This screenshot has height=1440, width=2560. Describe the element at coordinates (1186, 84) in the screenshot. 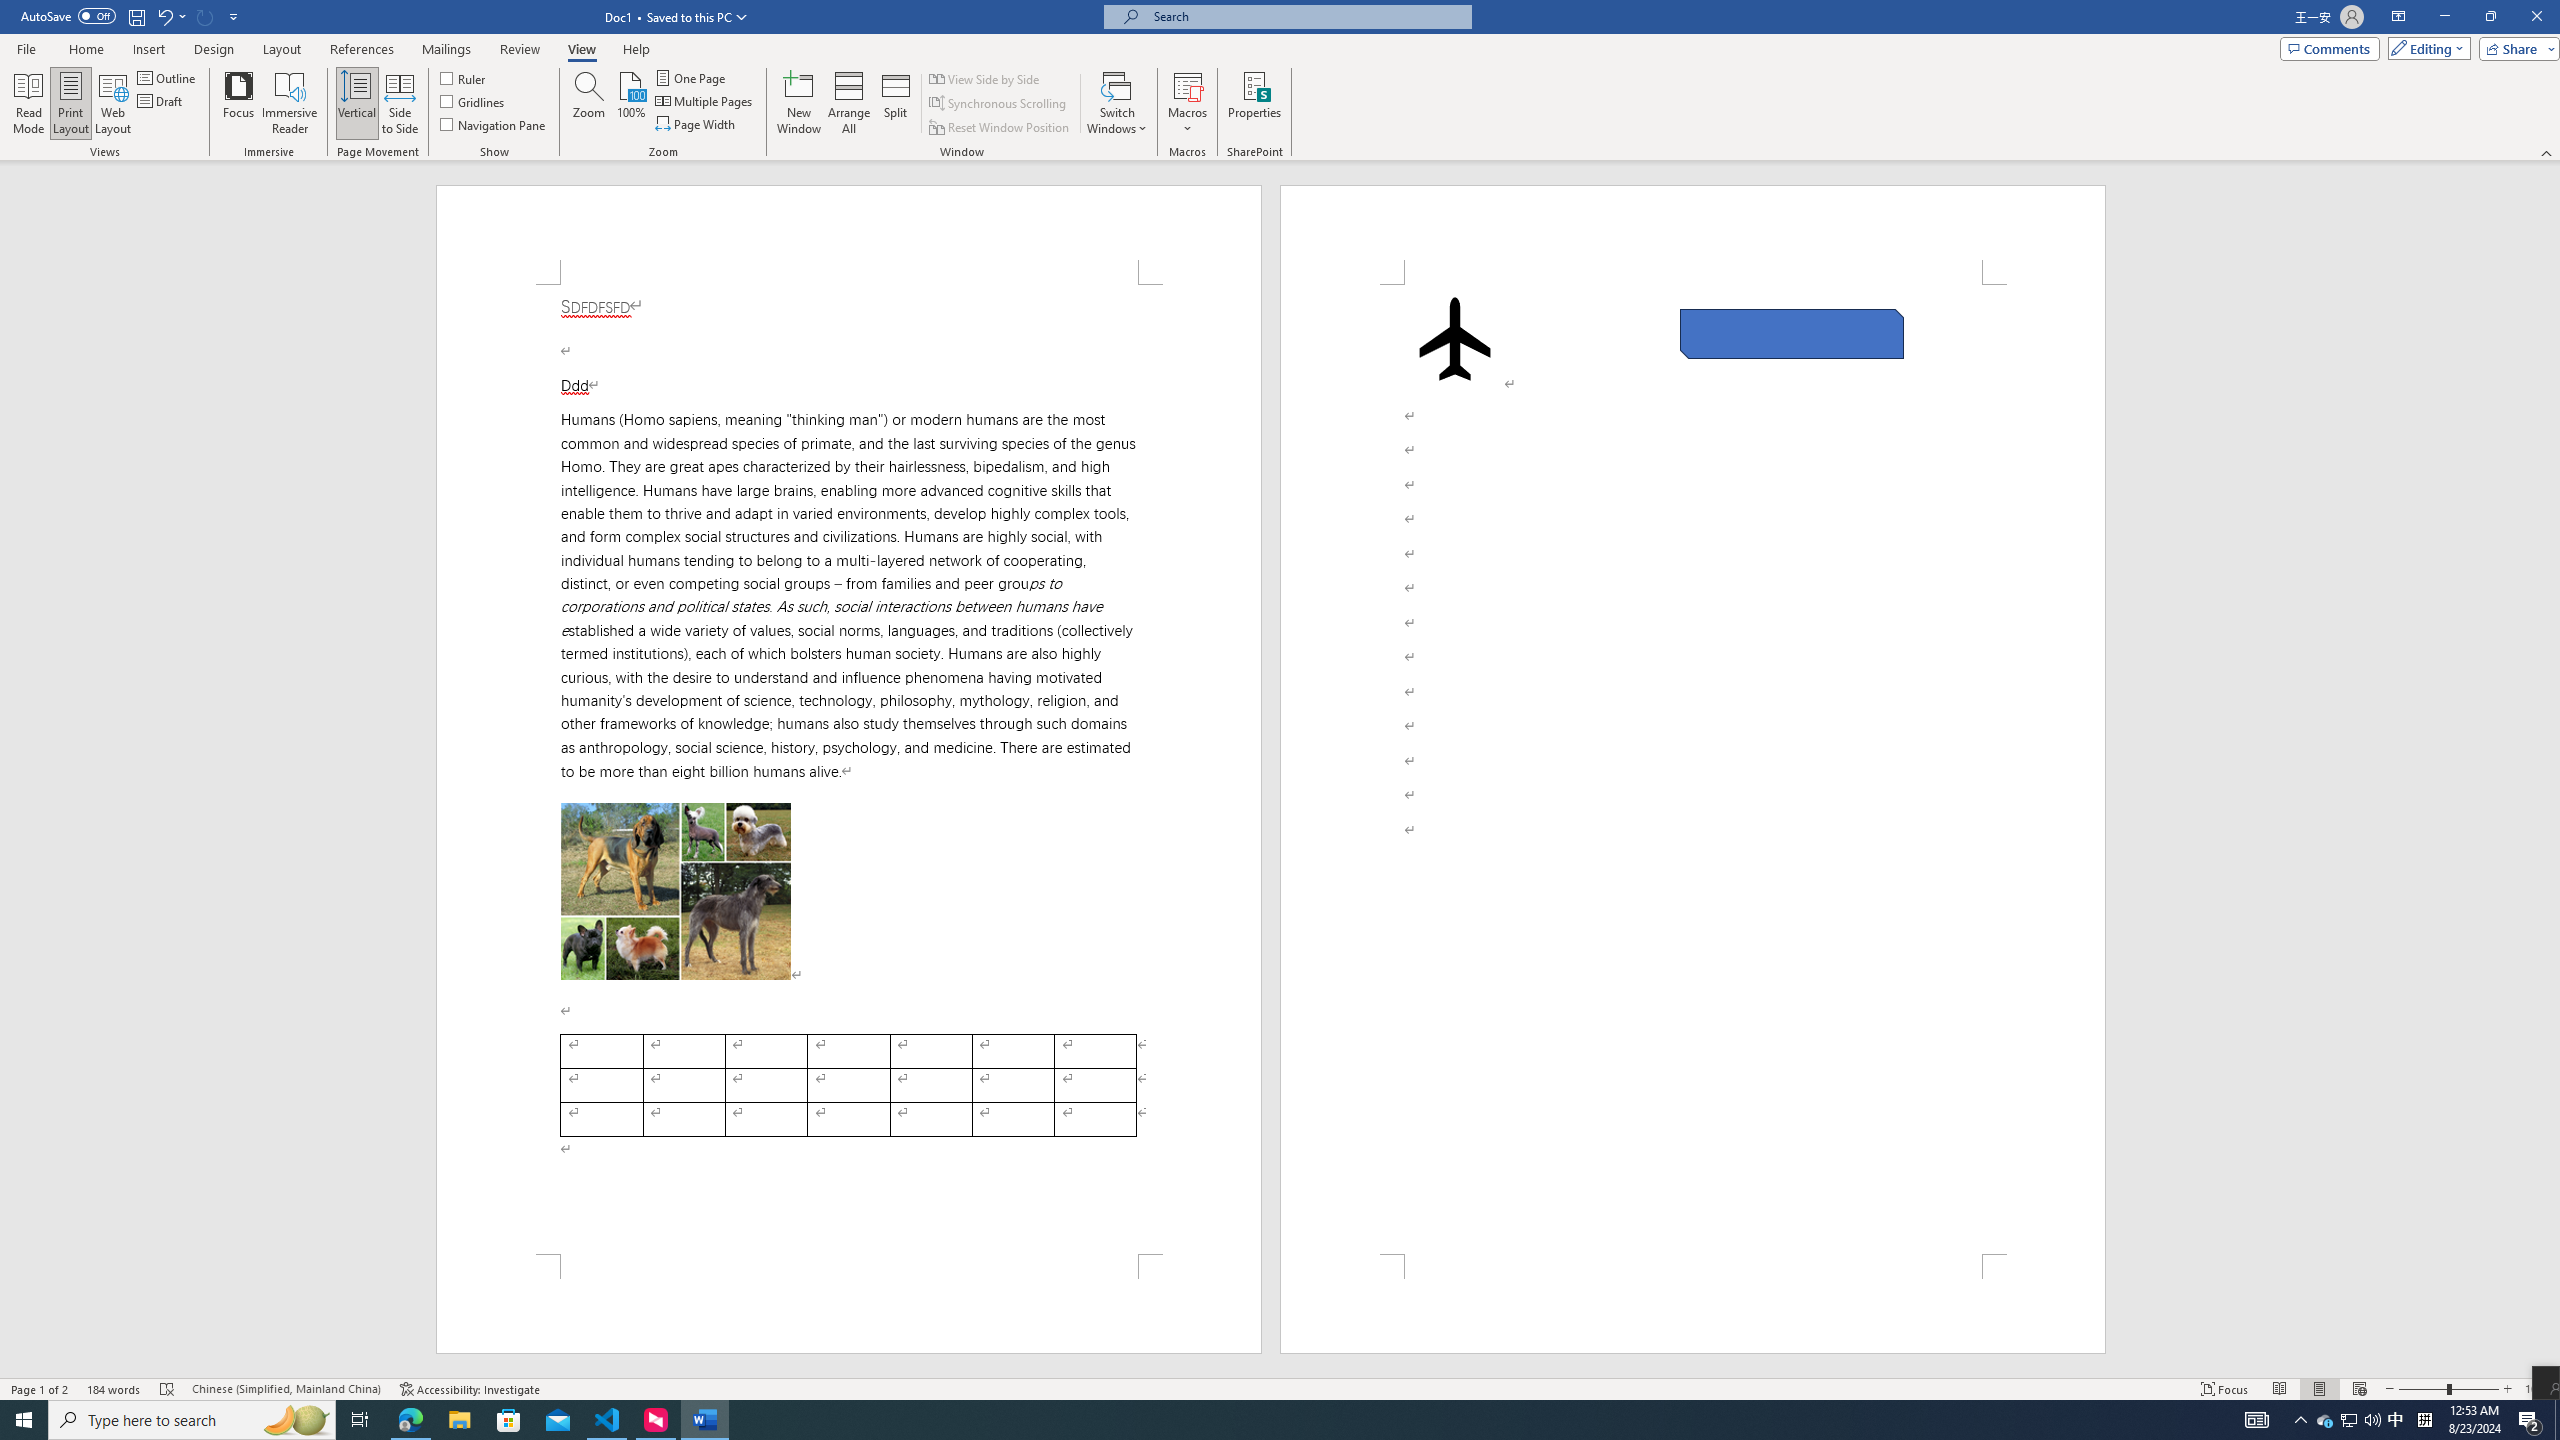

I see `'View Macros'` at that location.